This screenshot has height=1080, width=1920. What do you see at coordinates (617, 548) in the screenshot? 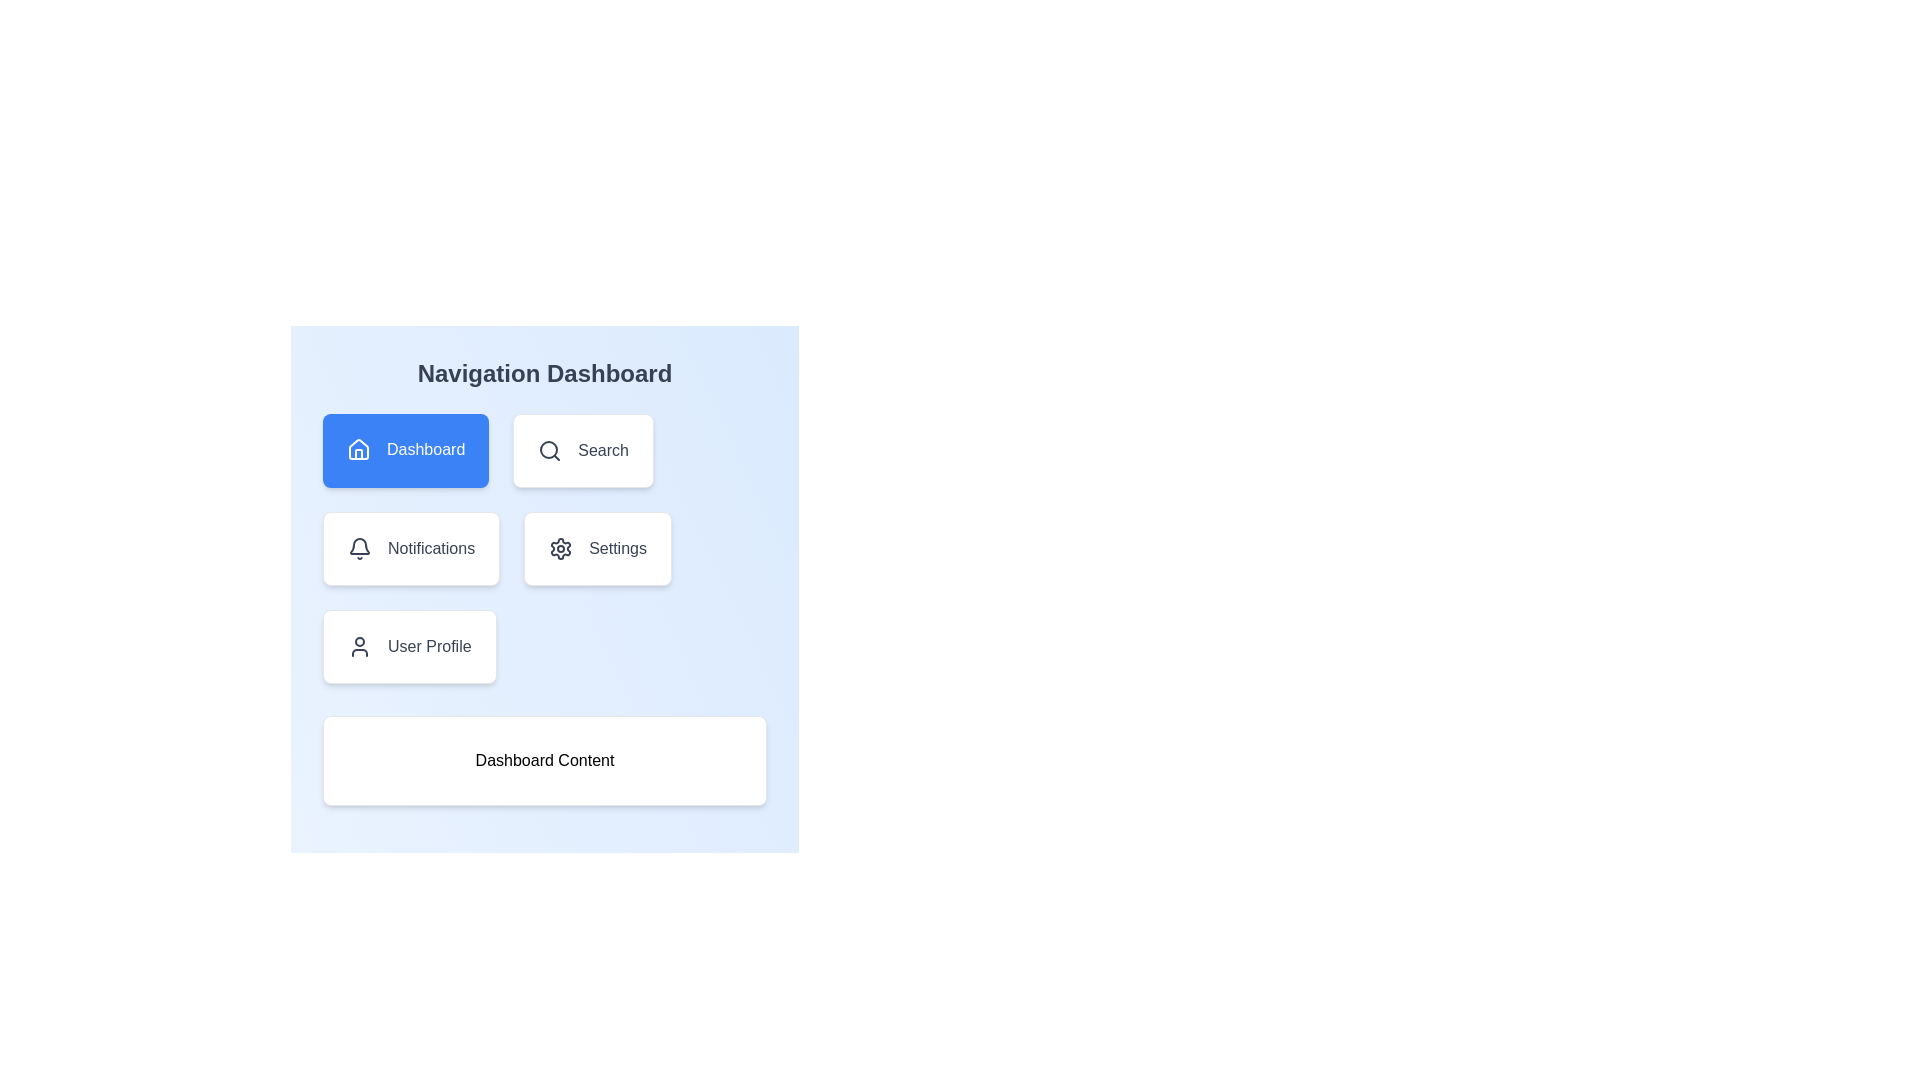
I see `the text label that is located in the bottom-right section of the main navigation area, which likely provides access to settings-related functionality` at bounding box center [617, 548].